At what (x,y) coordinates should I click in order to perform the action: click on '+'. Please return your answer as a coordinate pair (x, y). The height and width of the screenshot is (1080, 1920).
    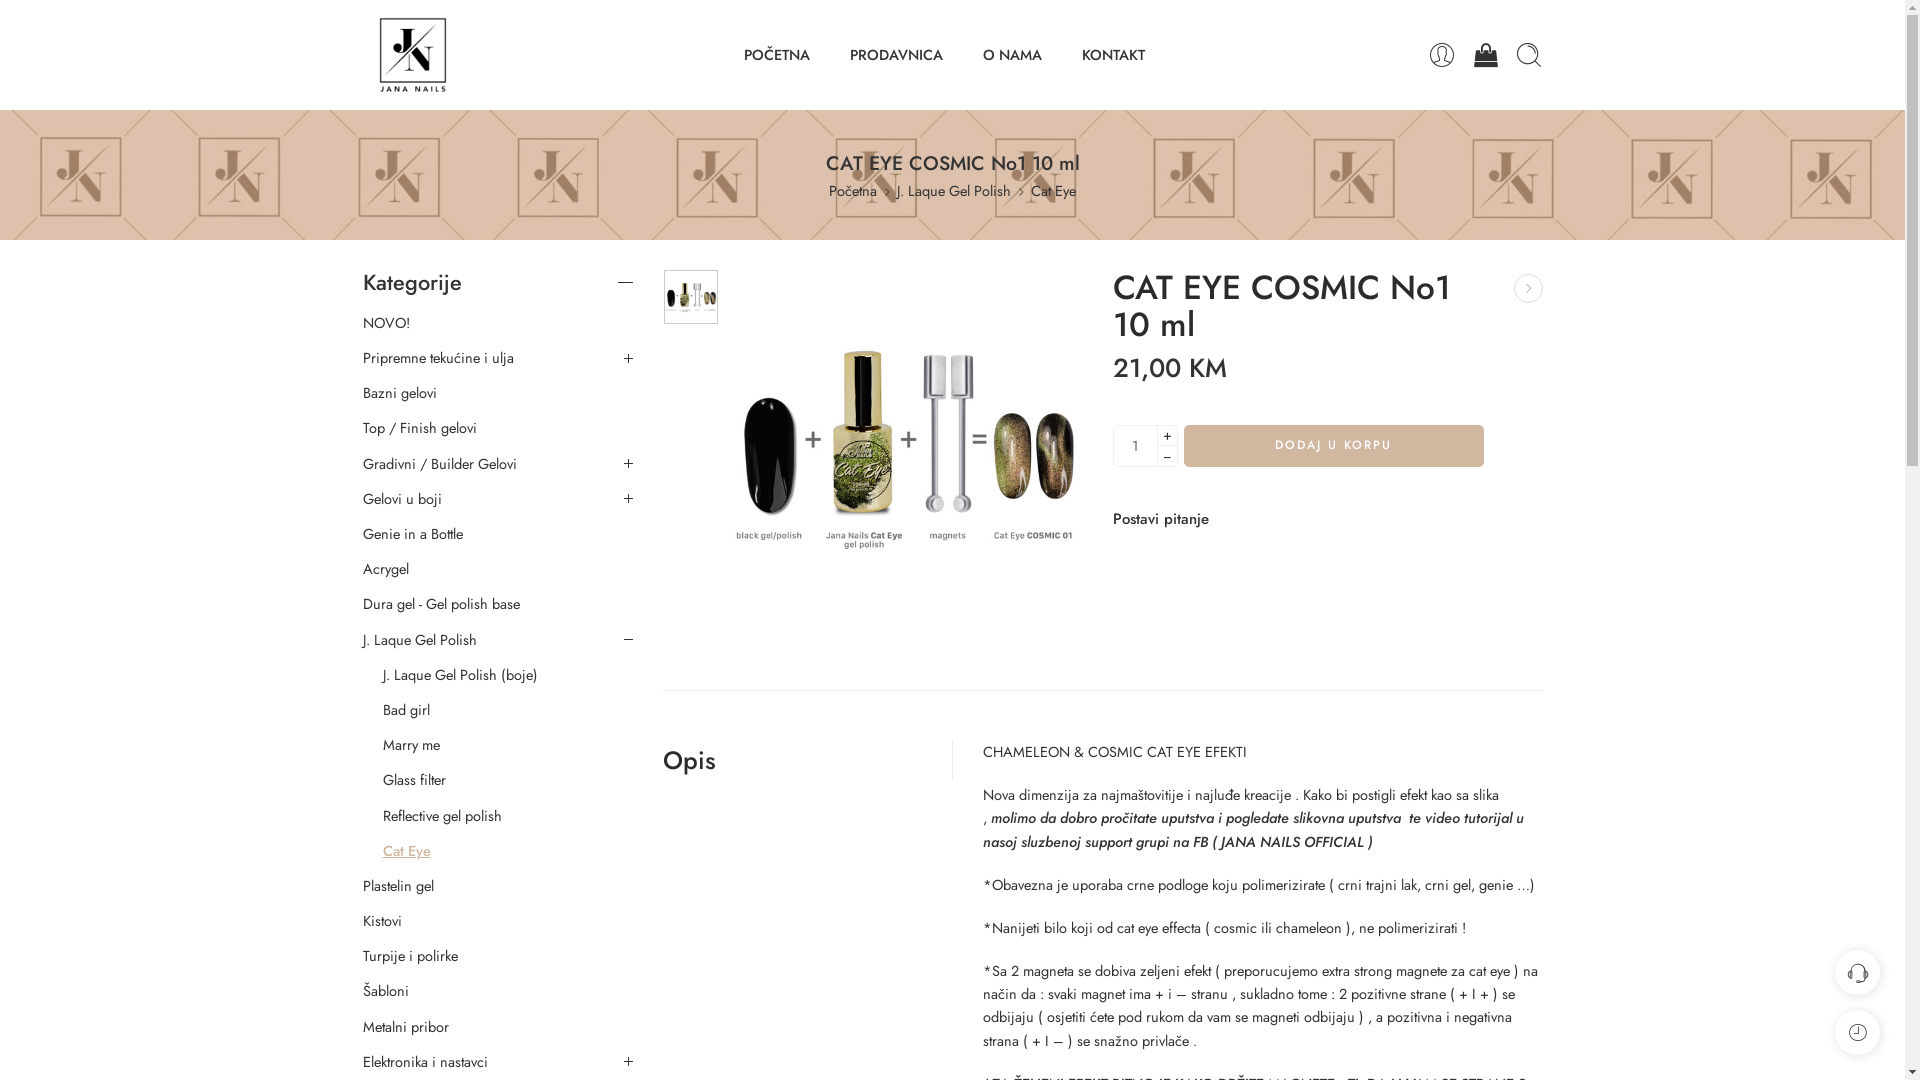
    Looking at the image, I should click on (1166, 434).